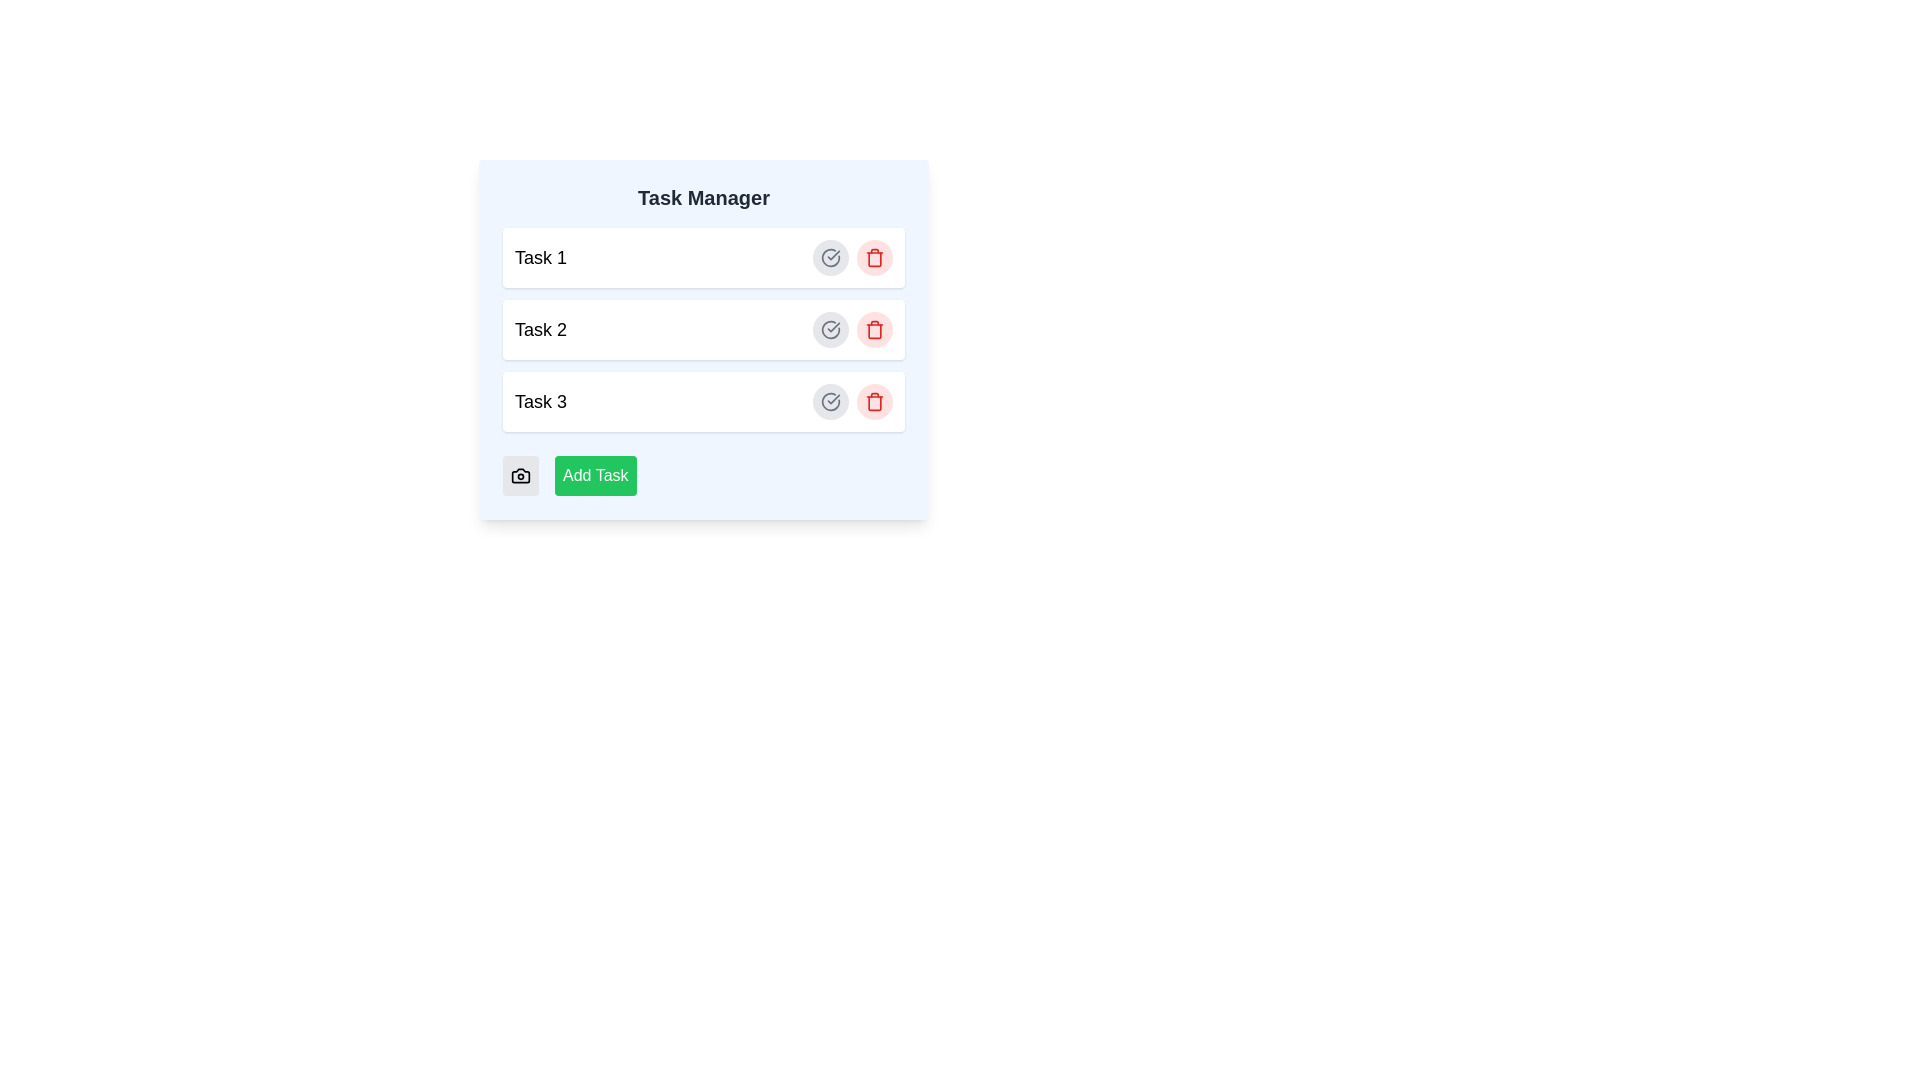 Image resolution: width=1920 pixels, height=1080 pixels. Describe the element at coordinates (704, 338) in the screenshot. I see `the second task entry labeled 'Task 2' in the task manager system` at that location.